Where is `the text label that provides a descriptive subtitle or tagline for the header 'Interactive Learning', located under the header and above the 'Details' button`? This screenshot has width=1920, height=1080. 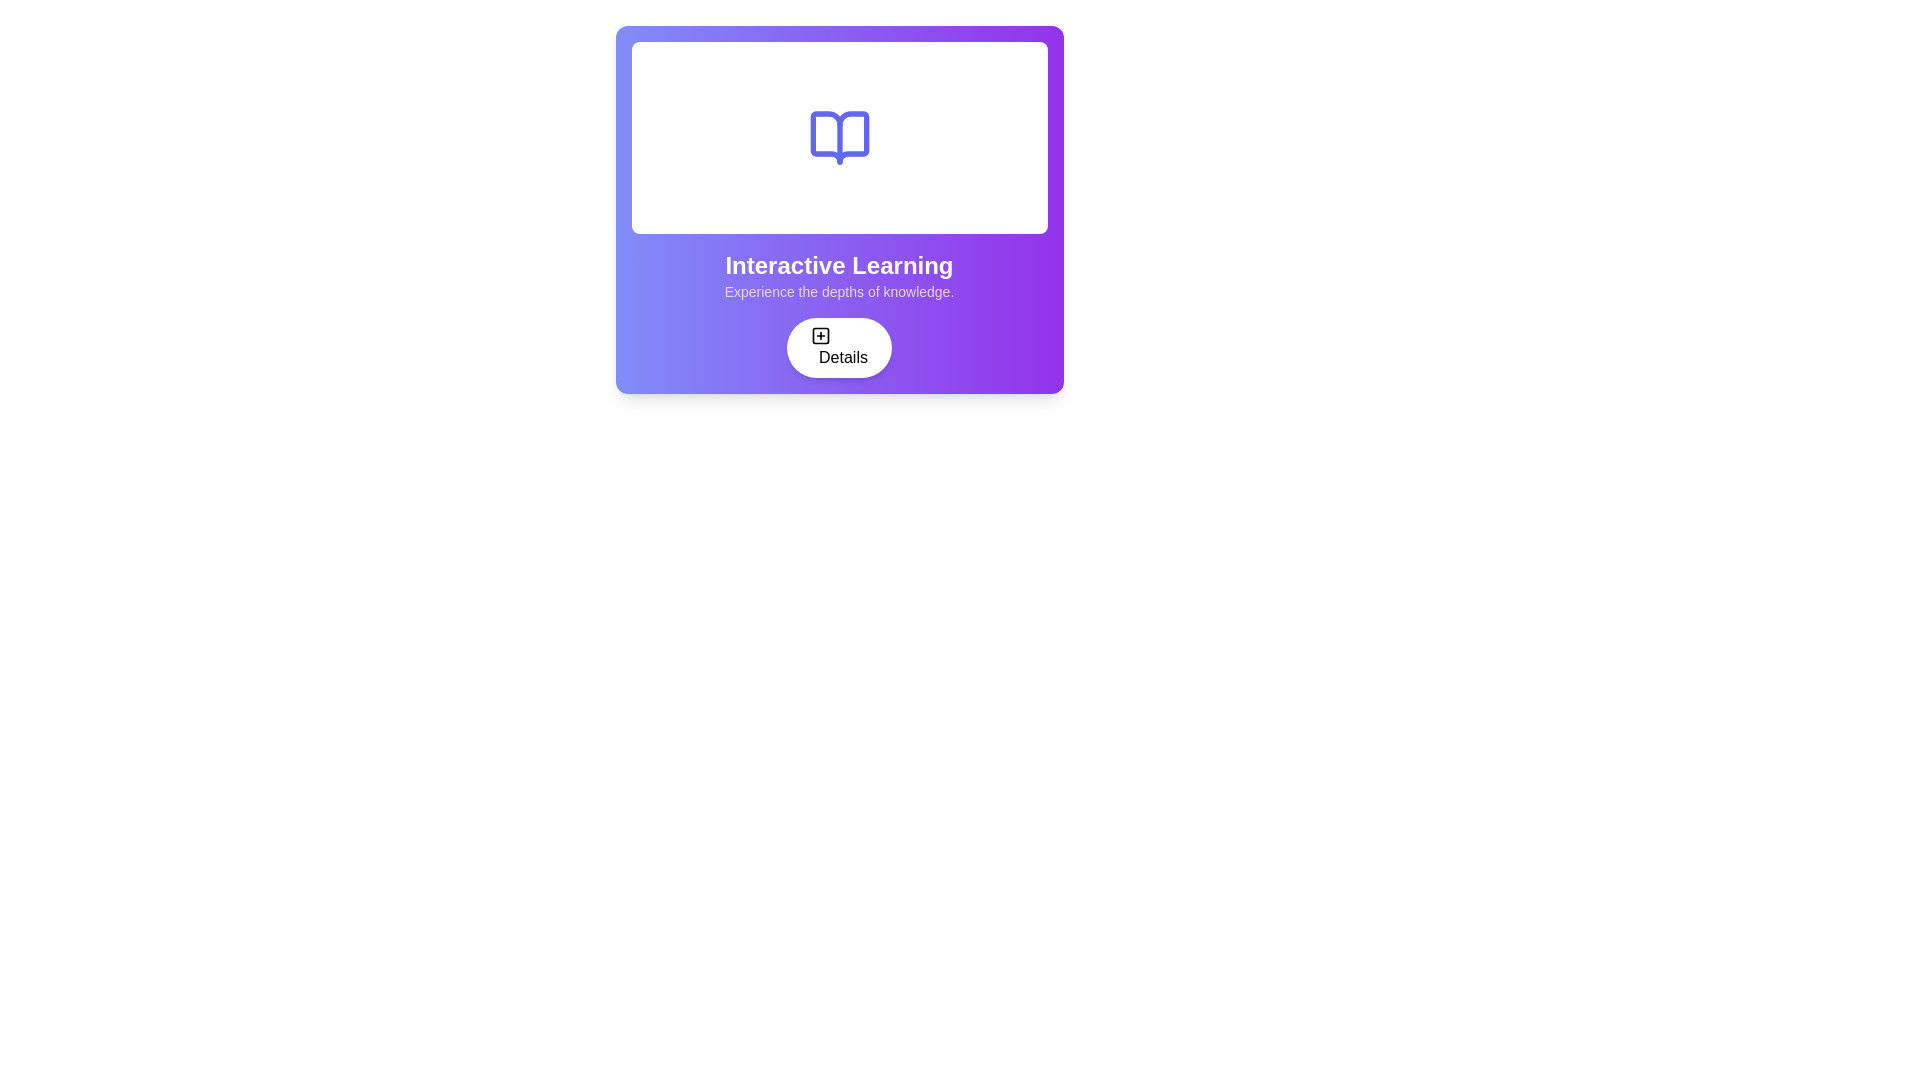 the text label that provides a descriptive subtitle or tagline for the header 'Interactive Learning', located under the header and above the 'Details' button is located at coordinates (839, 292).